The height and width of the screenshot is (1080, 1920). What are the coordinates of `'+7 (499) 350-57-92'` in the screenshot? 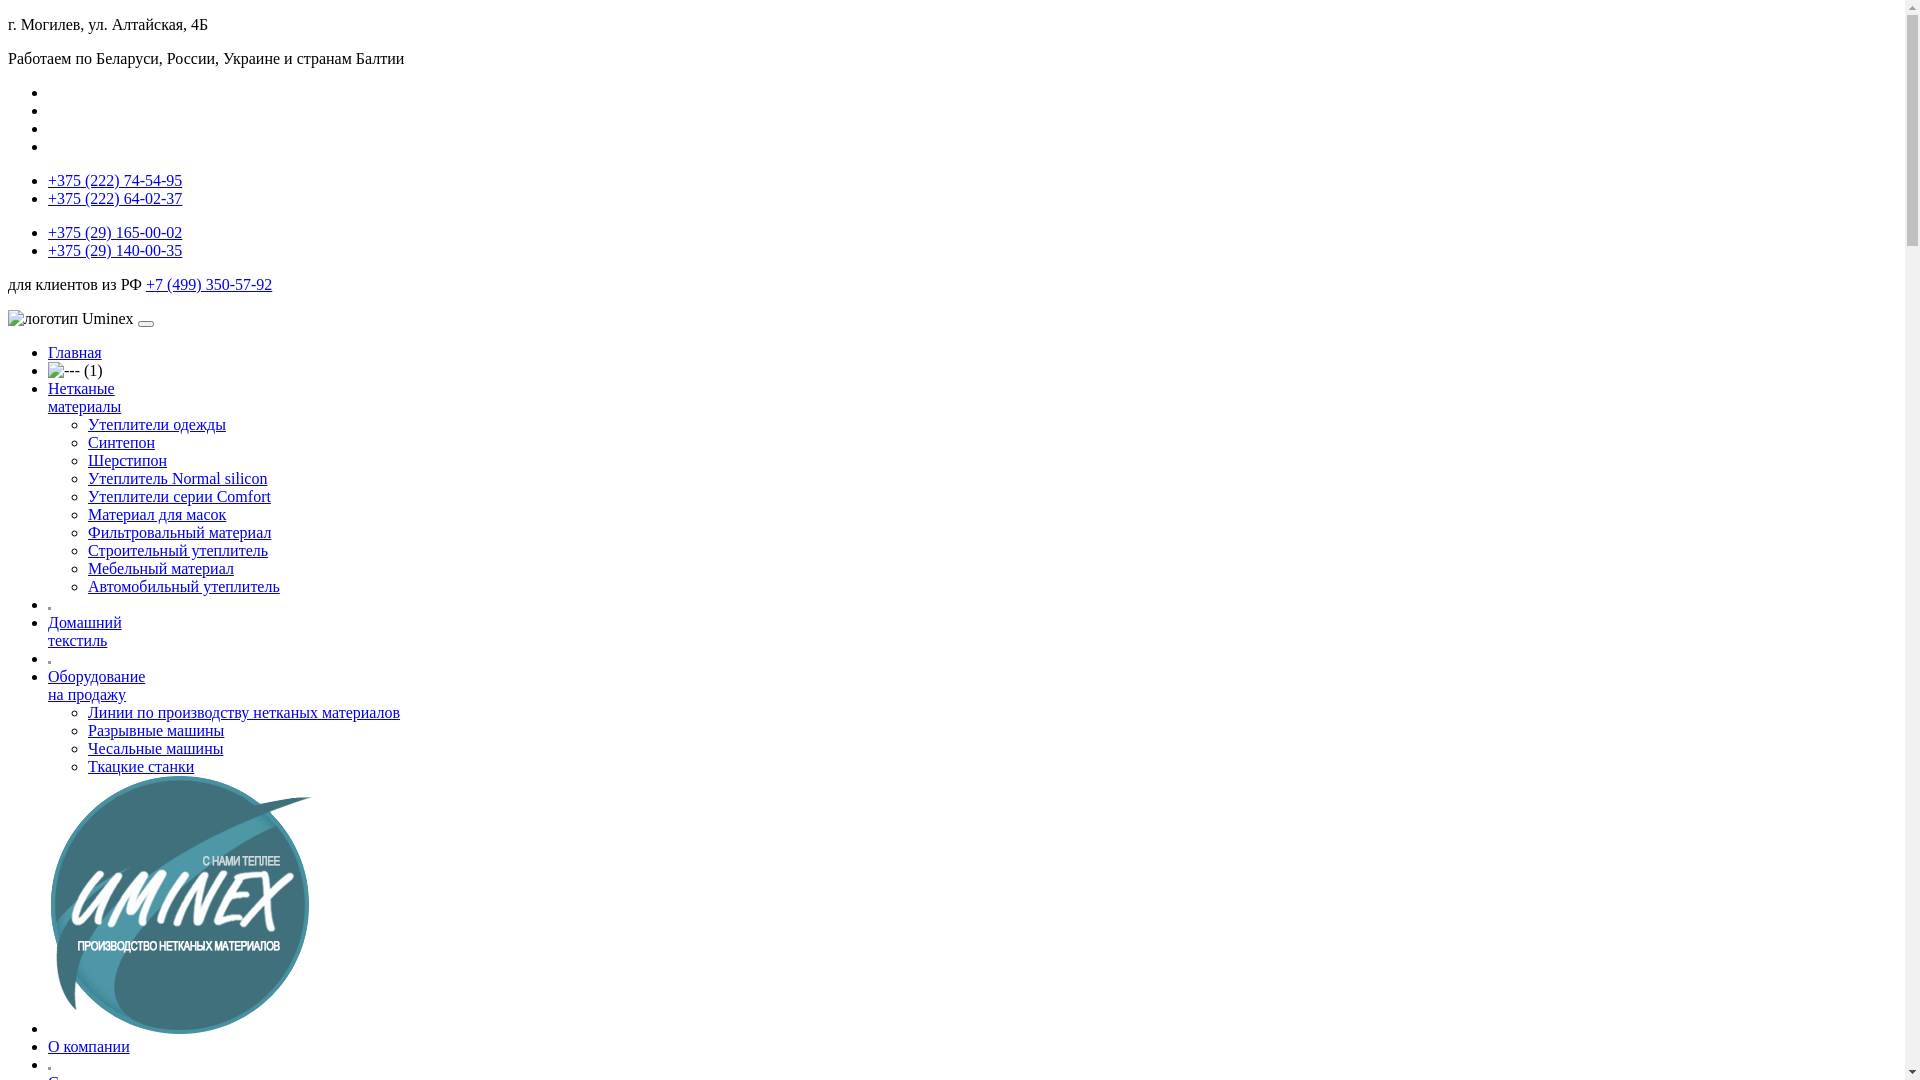 It's located at (209, 284).